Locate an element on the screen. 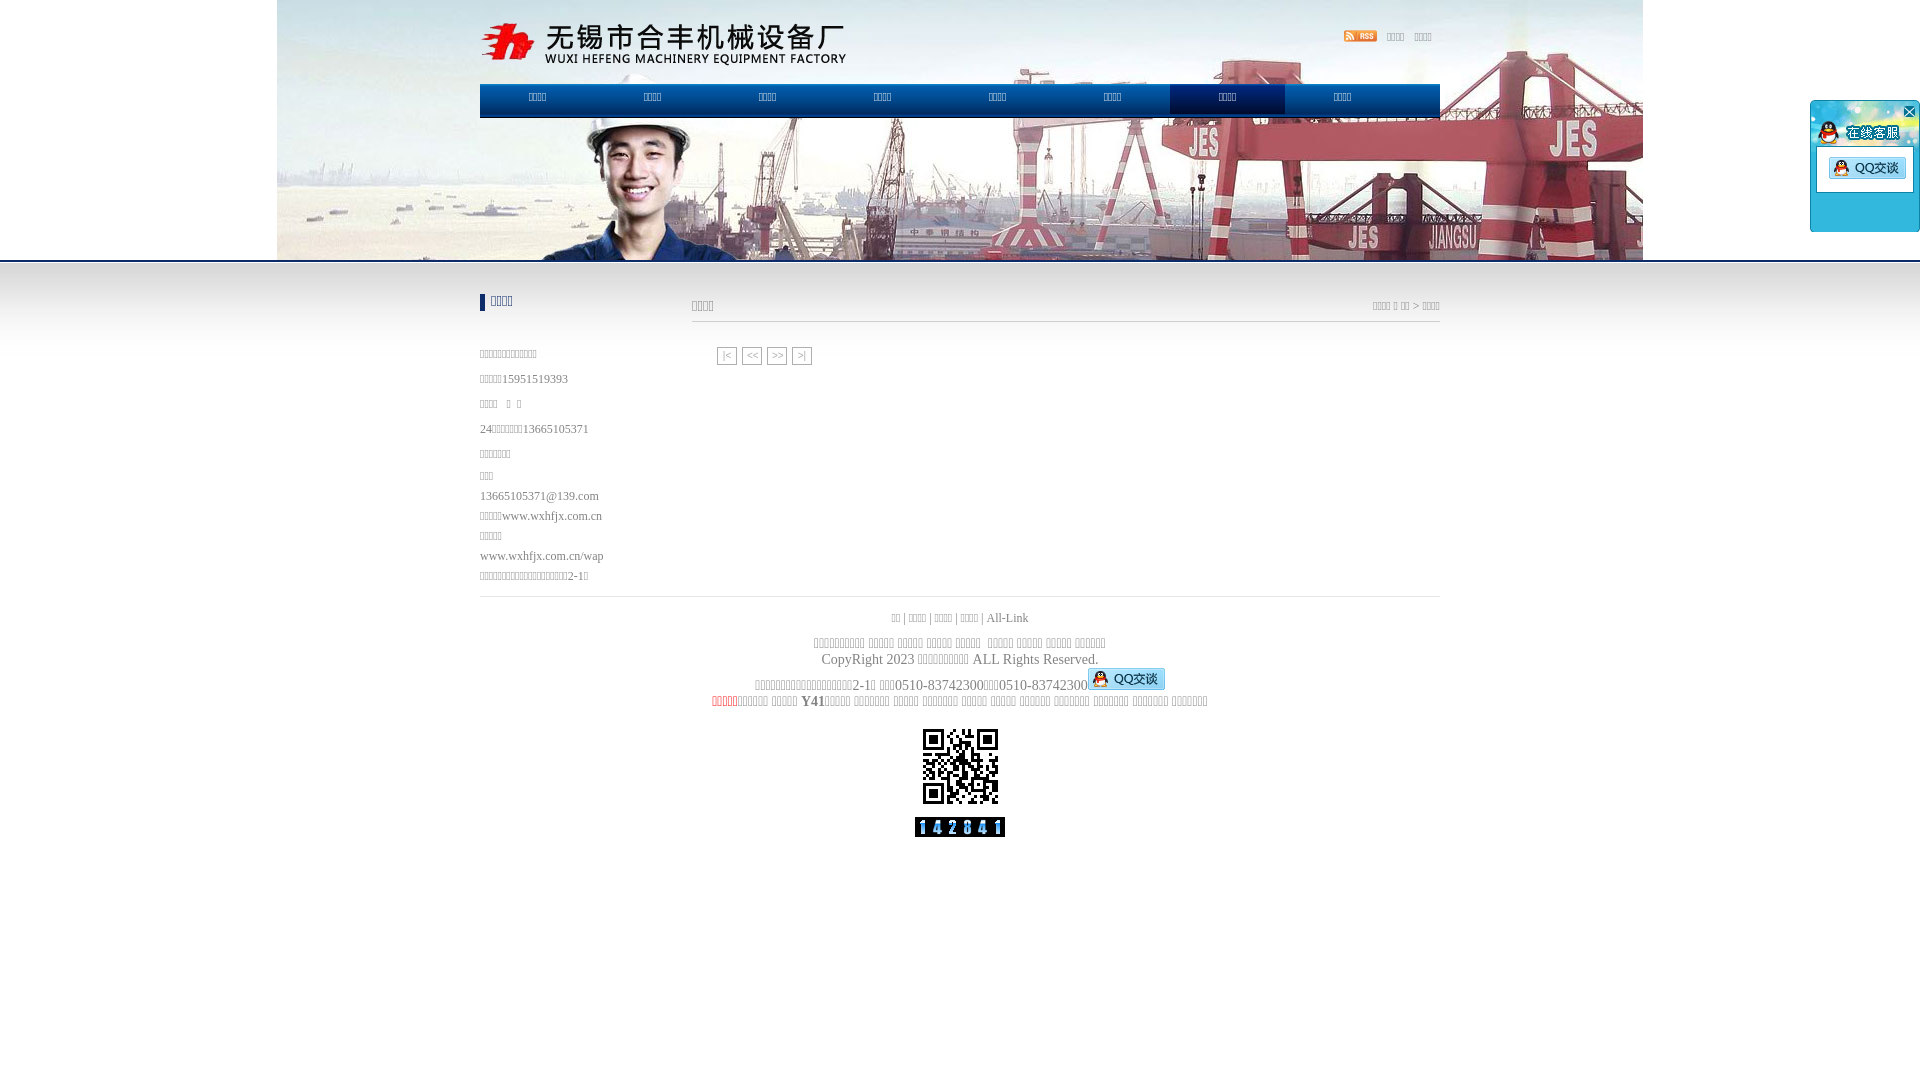 Image resolution: width=1920 pixels, height=1080 pixels. '>>' is located at coordinates (776, 354).